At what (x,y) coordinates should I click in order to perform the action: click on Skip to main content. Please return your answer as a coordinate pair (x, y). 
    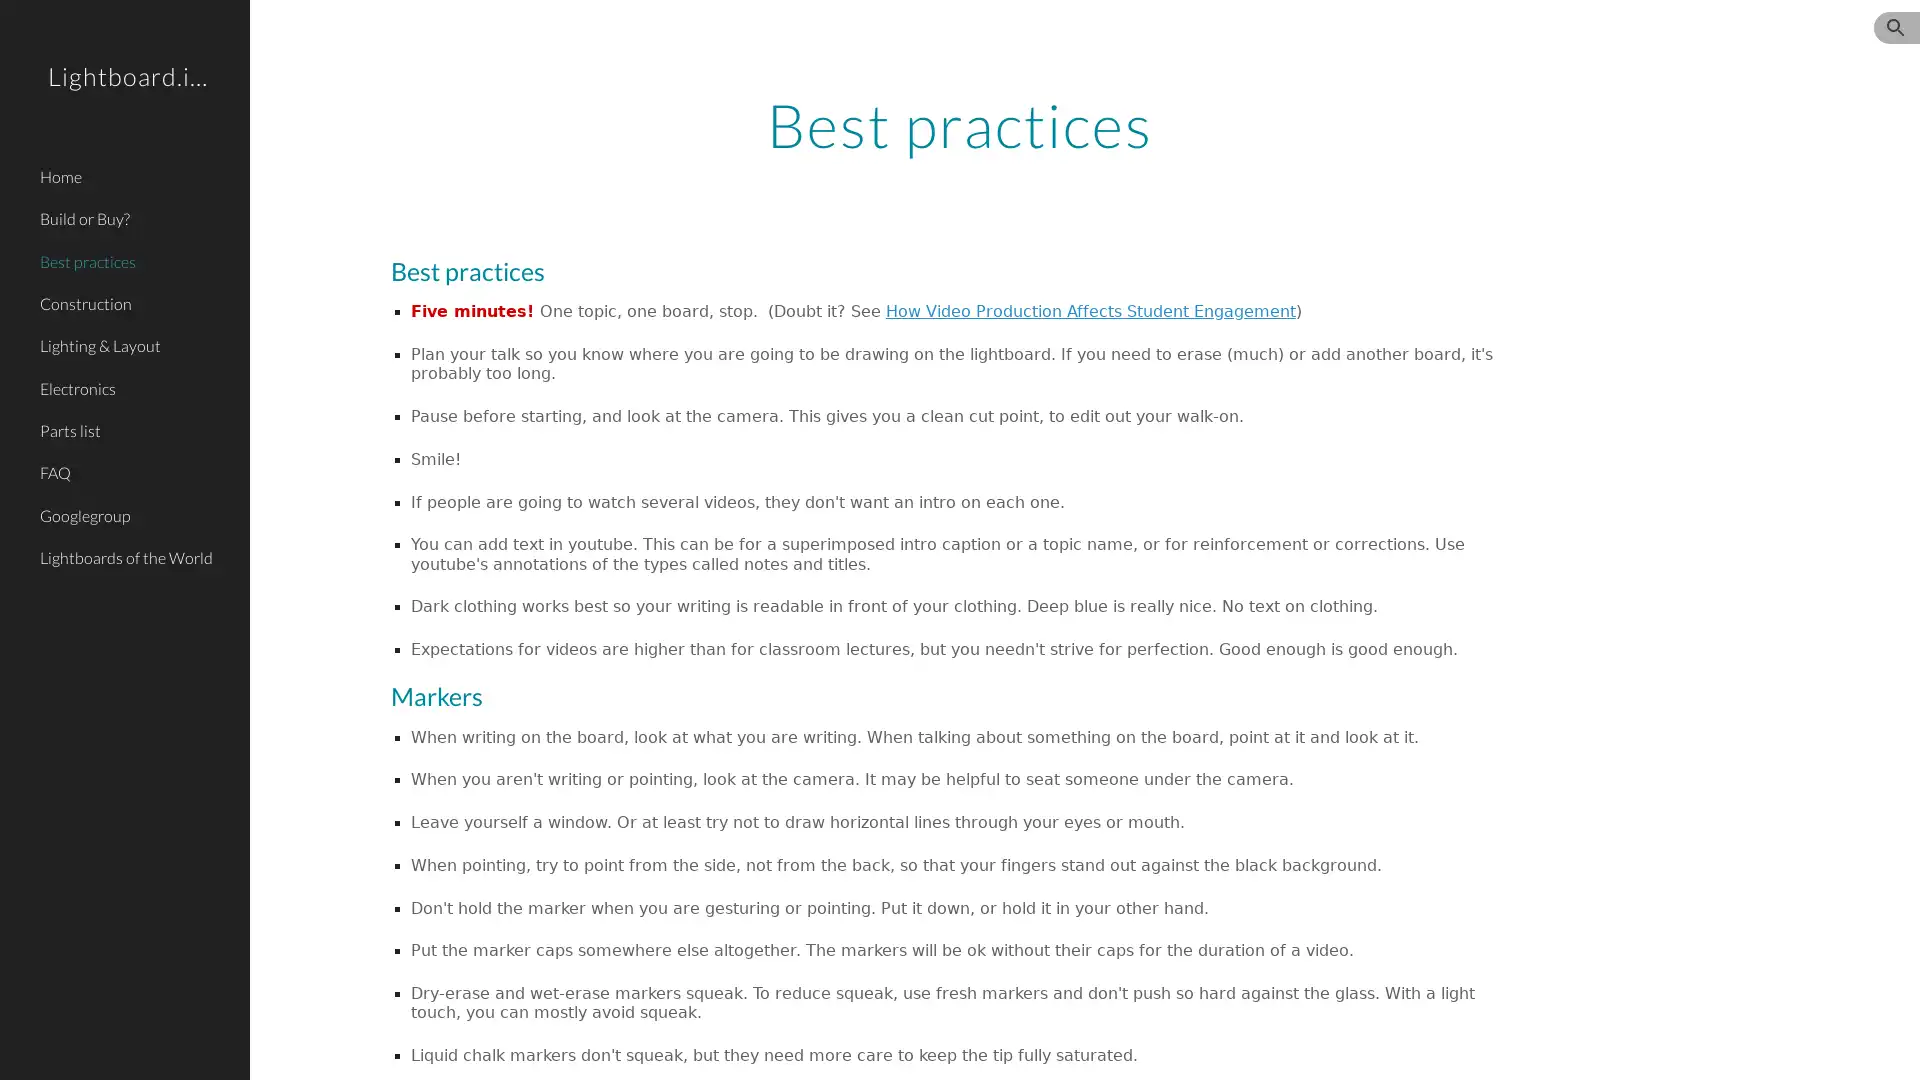
    Looking at the image, I should click on (787, 37).